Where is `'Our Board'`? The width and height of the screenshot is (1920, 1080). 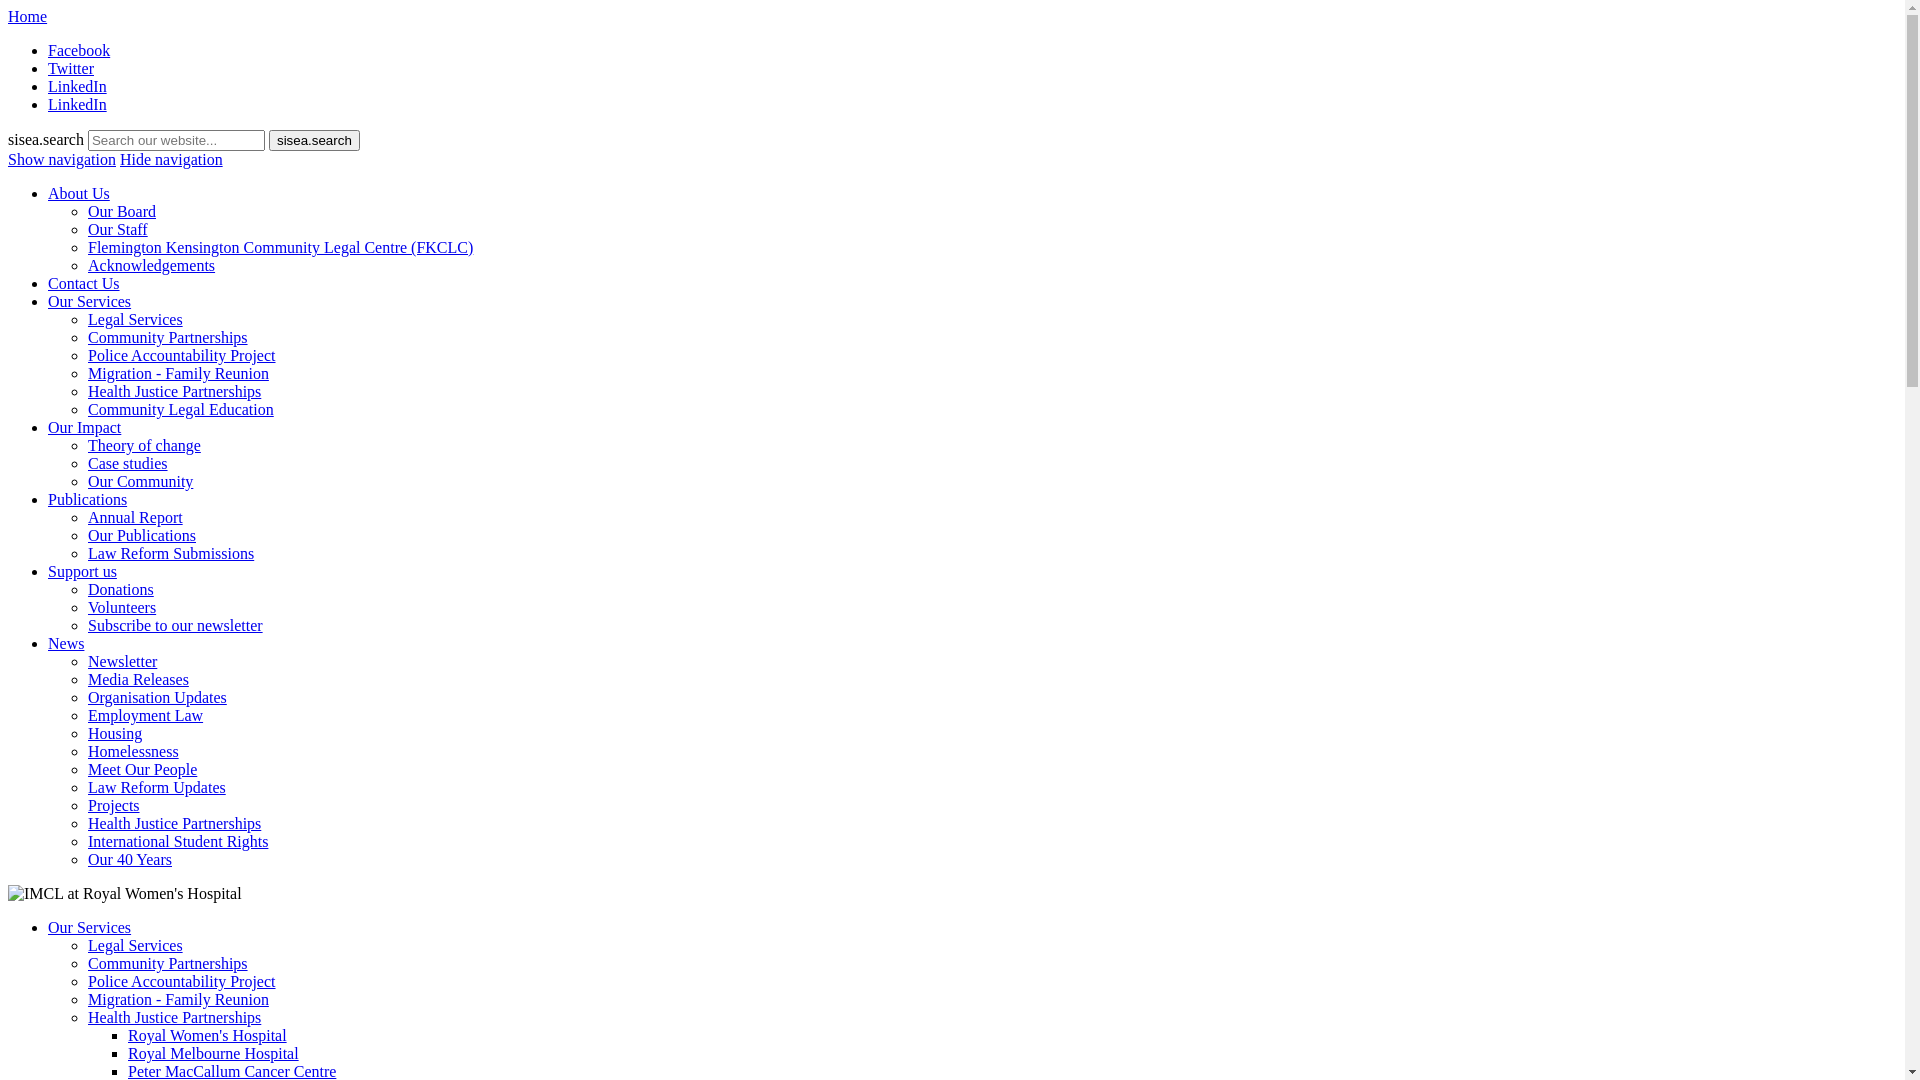
'Our Board' is located at coordinates (120, 211).